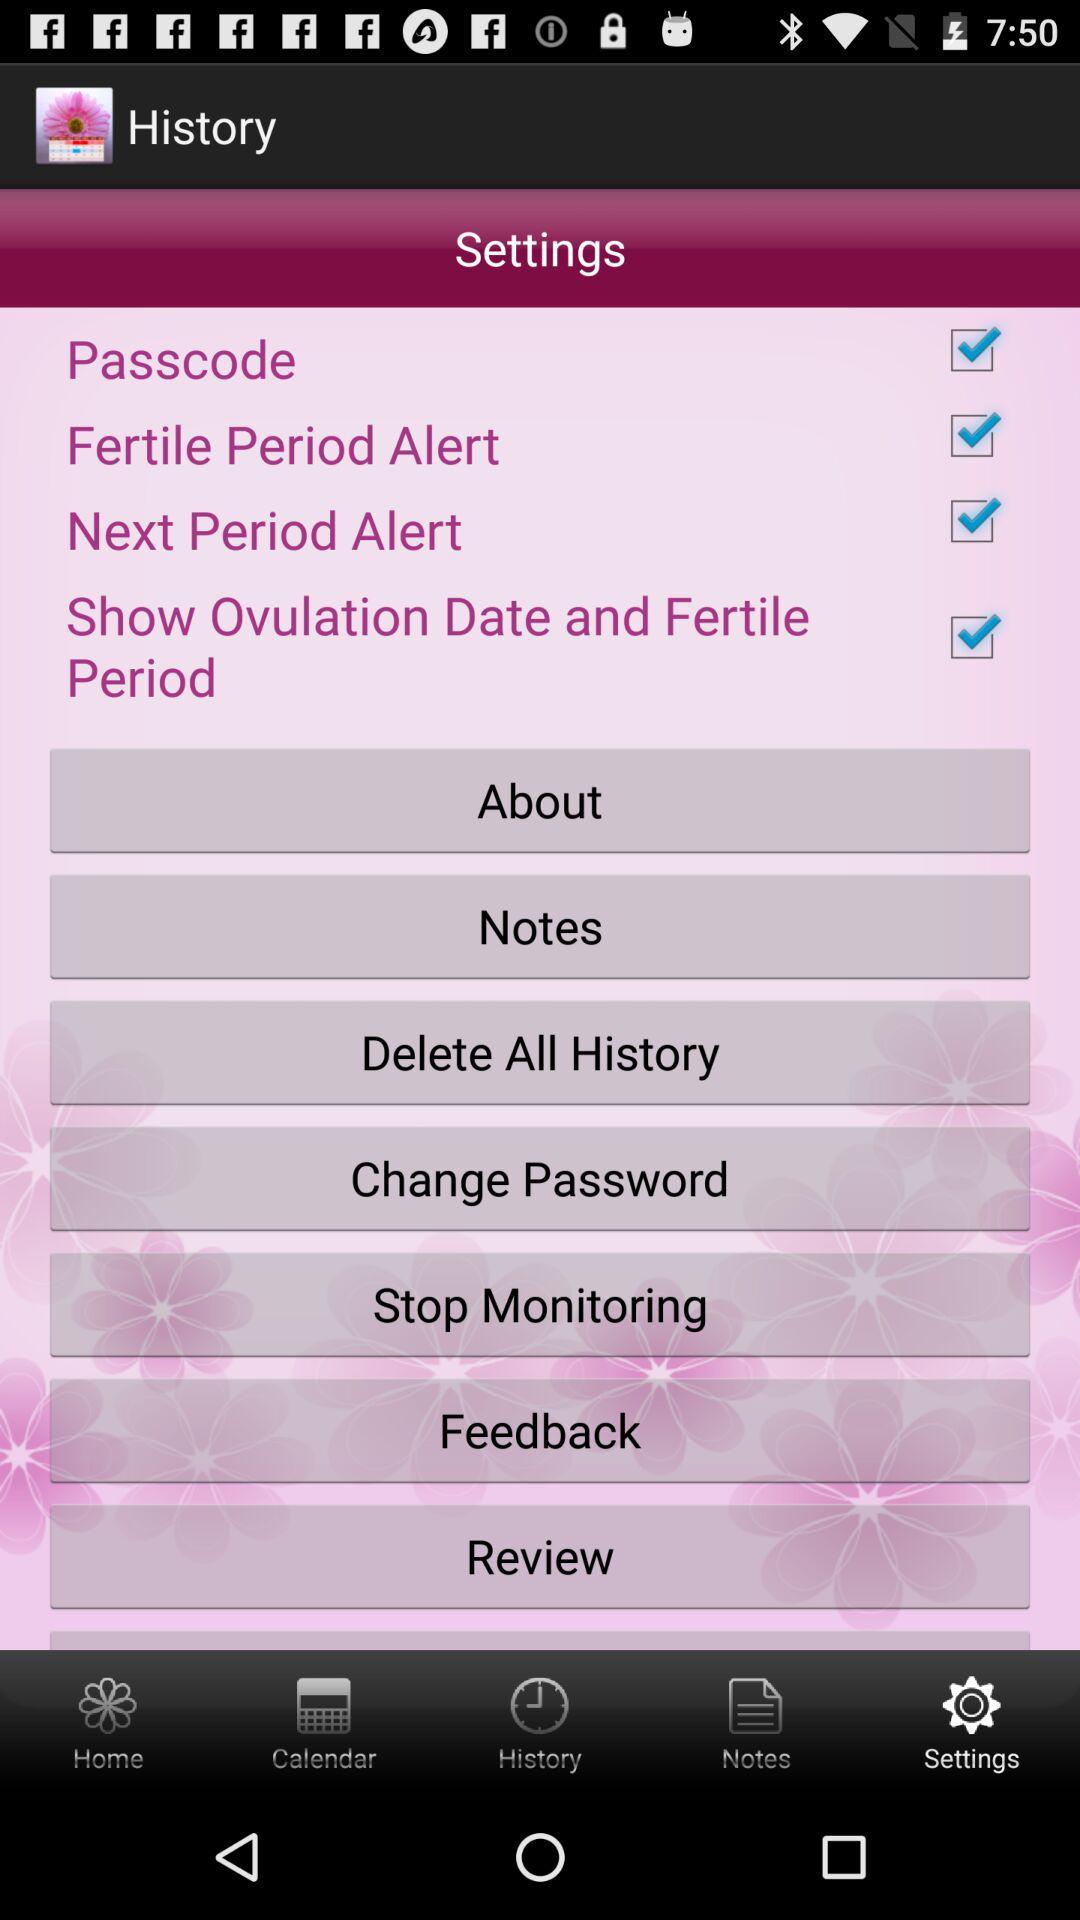 This screenshot has height=1920, width=1080. I want to click on feedback icon, so click(540, 1429).